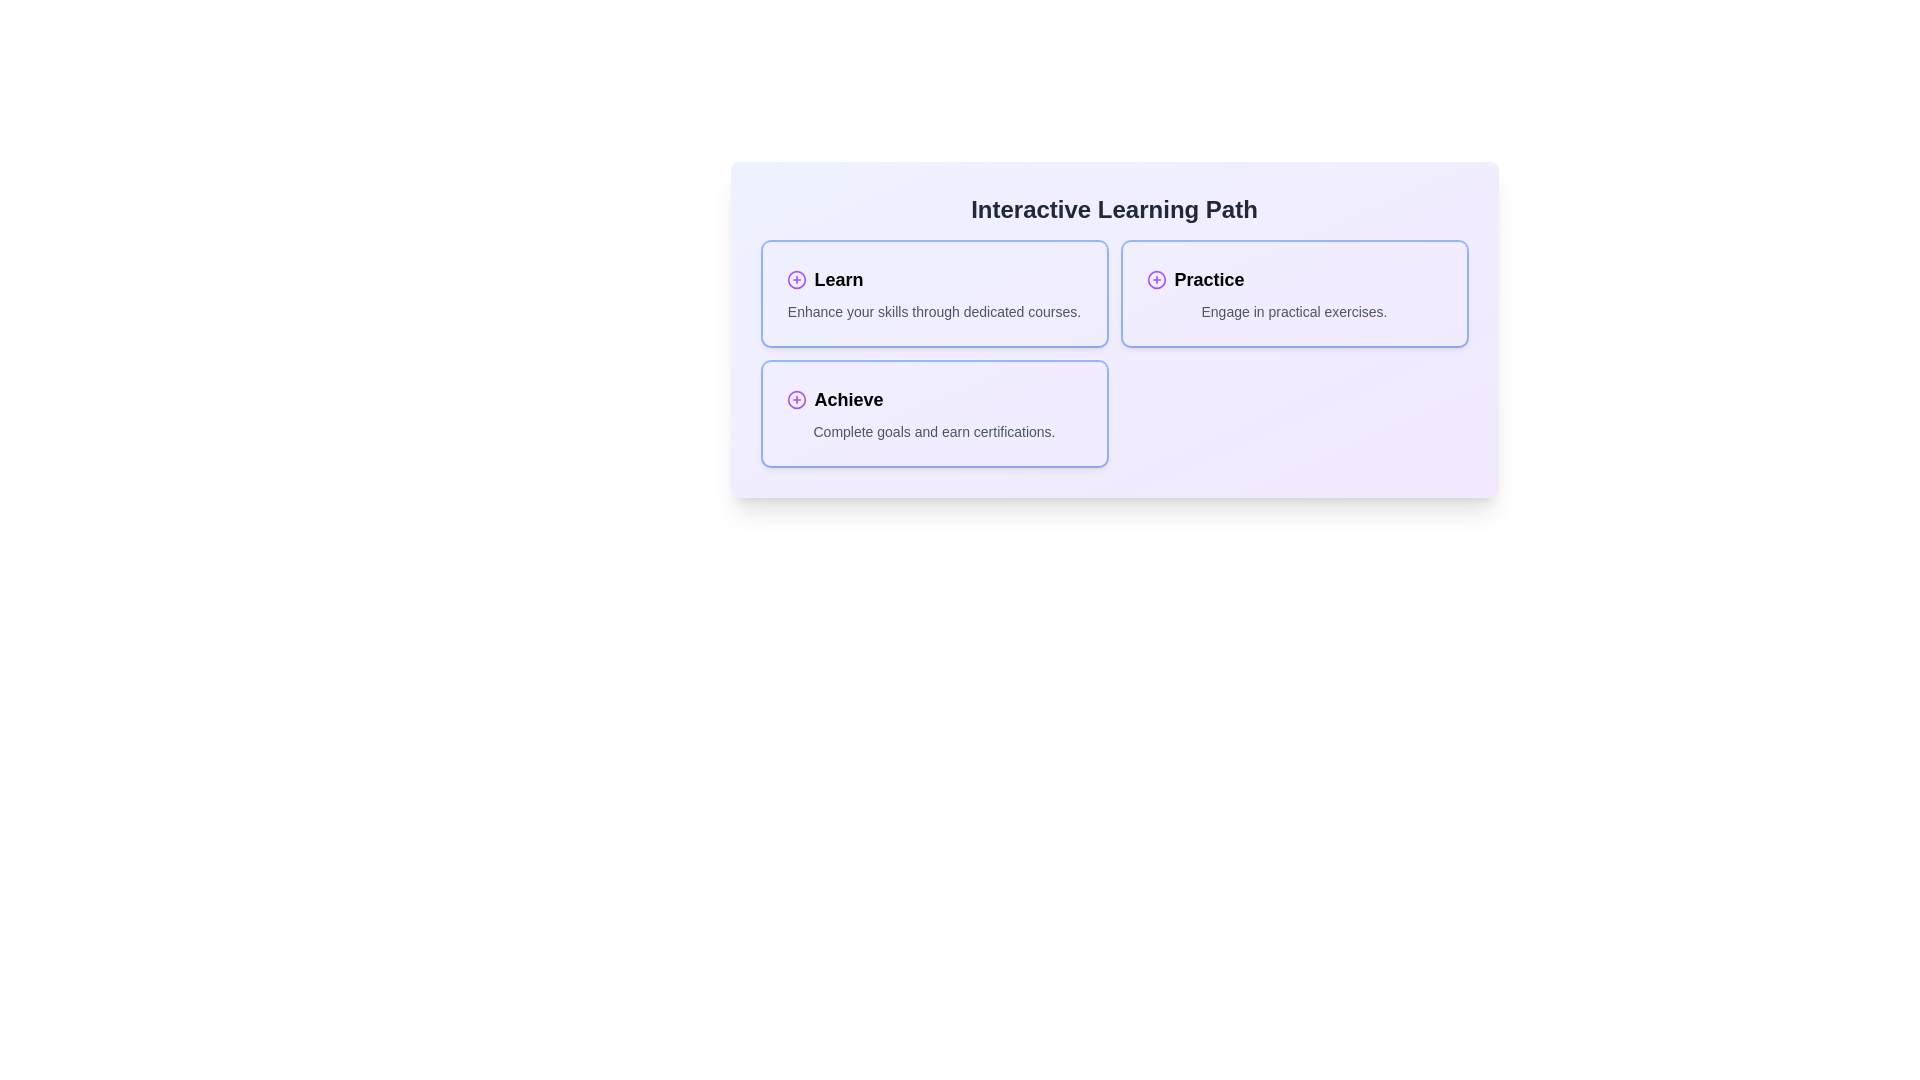 The height and width of the screenshot is (1080, 1920). I want to click on the text snippet 'Engage in practical exercises.' which is styled in gray color and located below the bold header 'Practice' inside its card, so click(1294, 312).